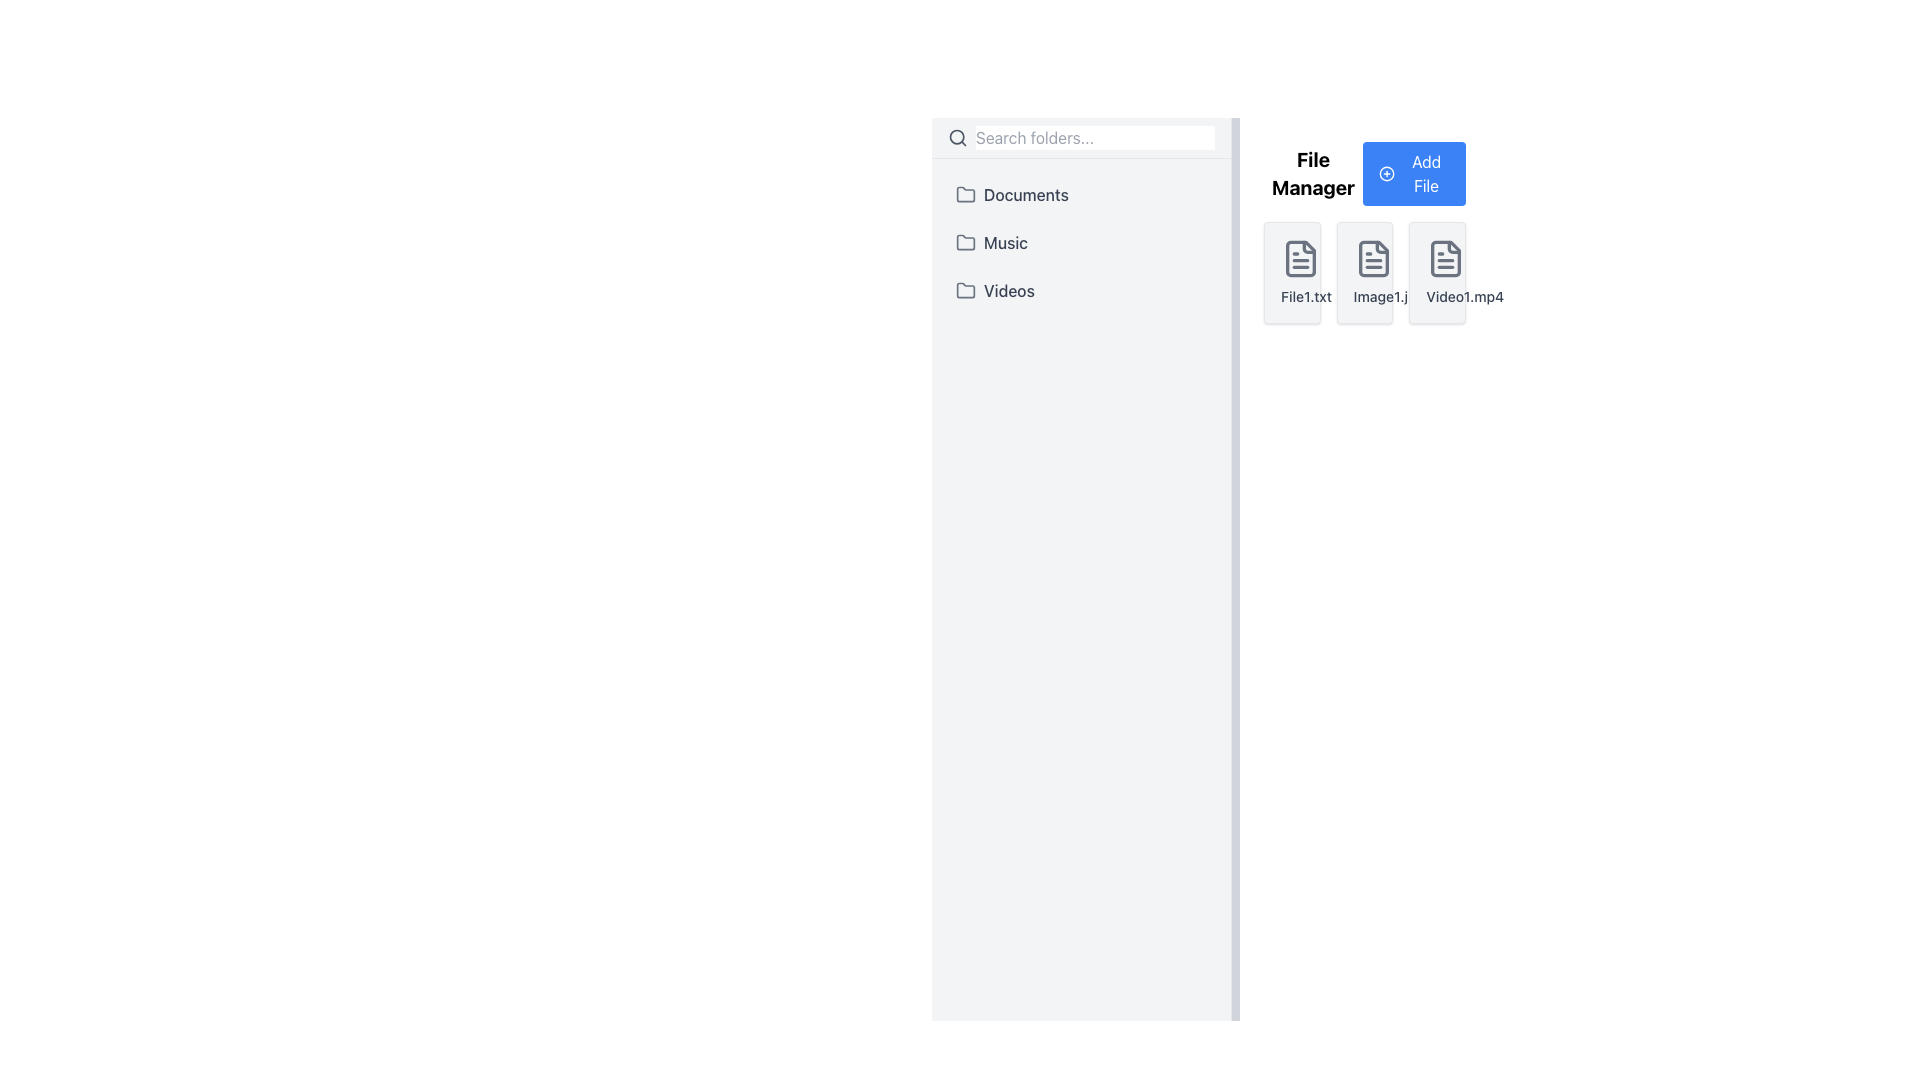  What do you see at coordinates (1372, 257) in the screenshot?
I see `the file icon styled as a document with a folded corner, located within the card labeled 'Image1.jpg'` at bounding box center [1372, 257].